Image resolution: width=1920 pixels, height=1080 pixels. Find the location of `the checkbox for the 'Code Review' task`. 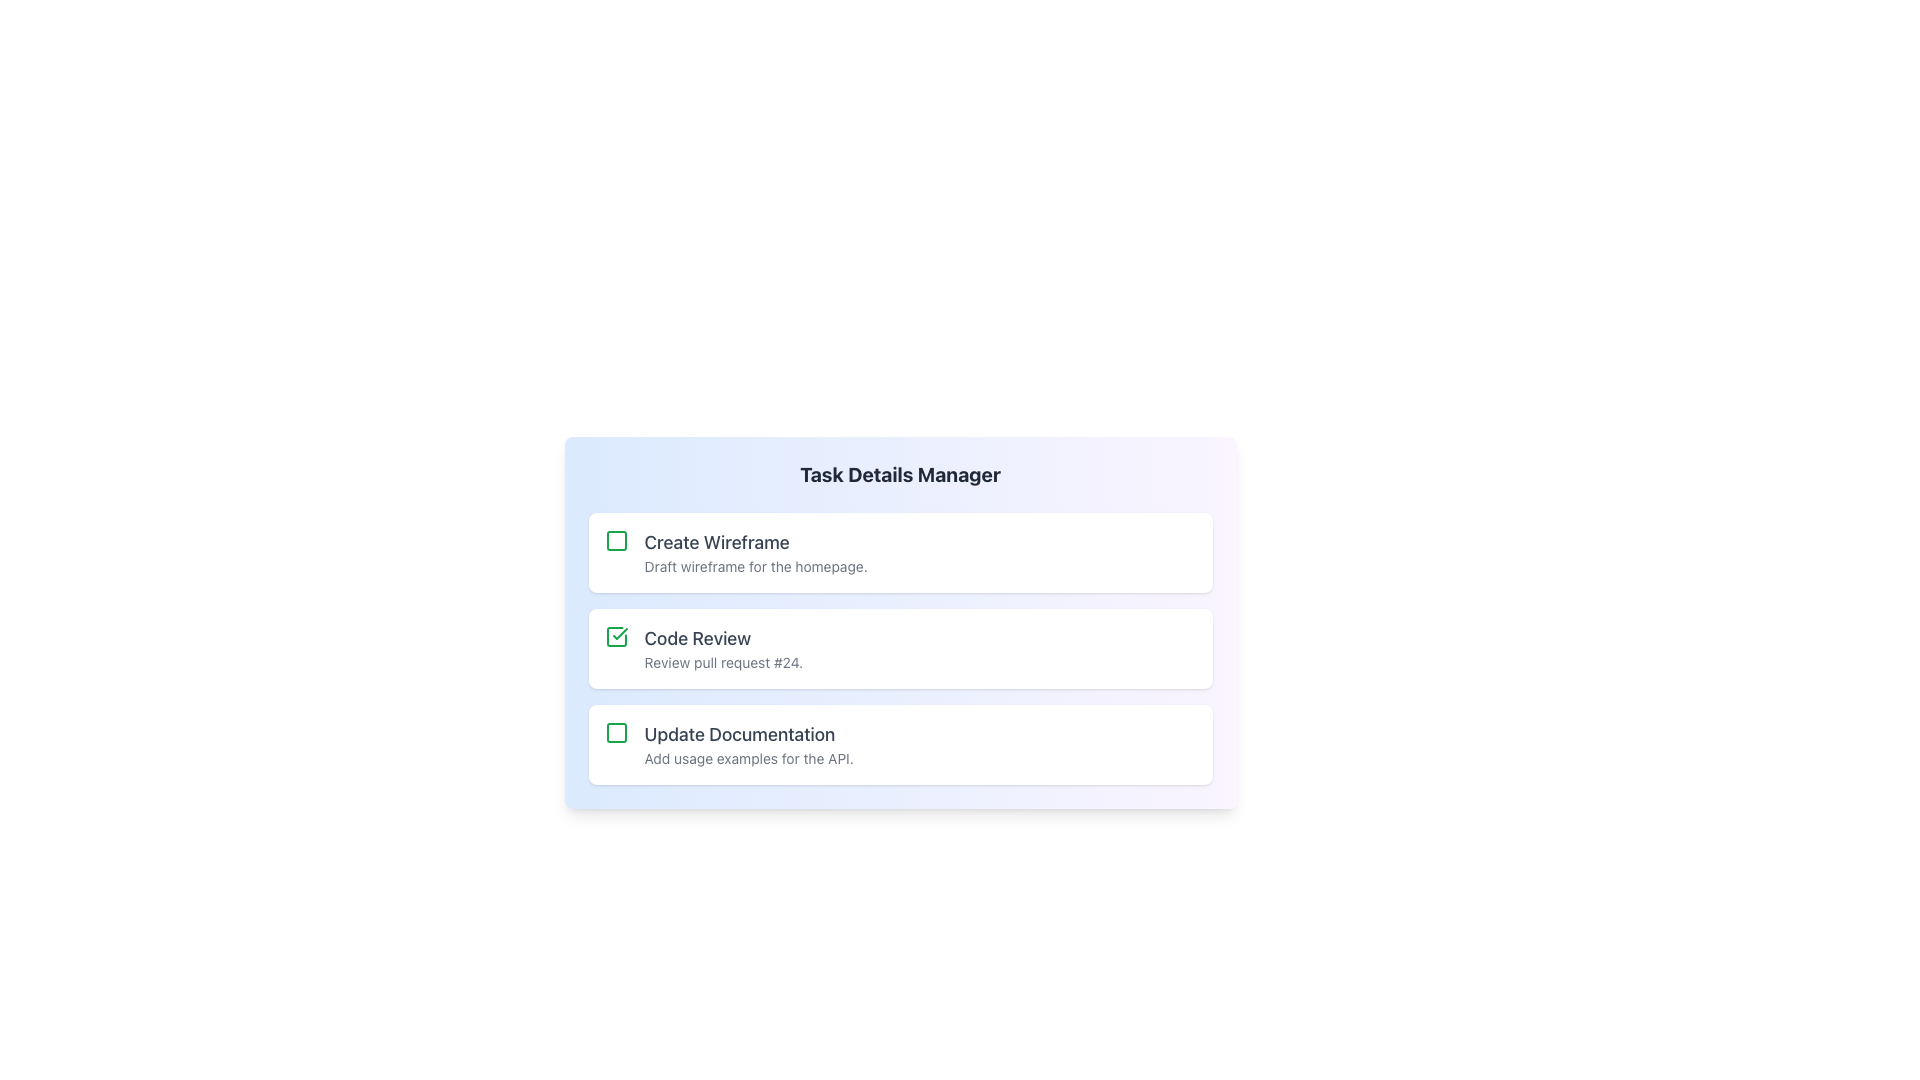

the checkbox for the 'Code Review' task is located at coordinates (615, 636).